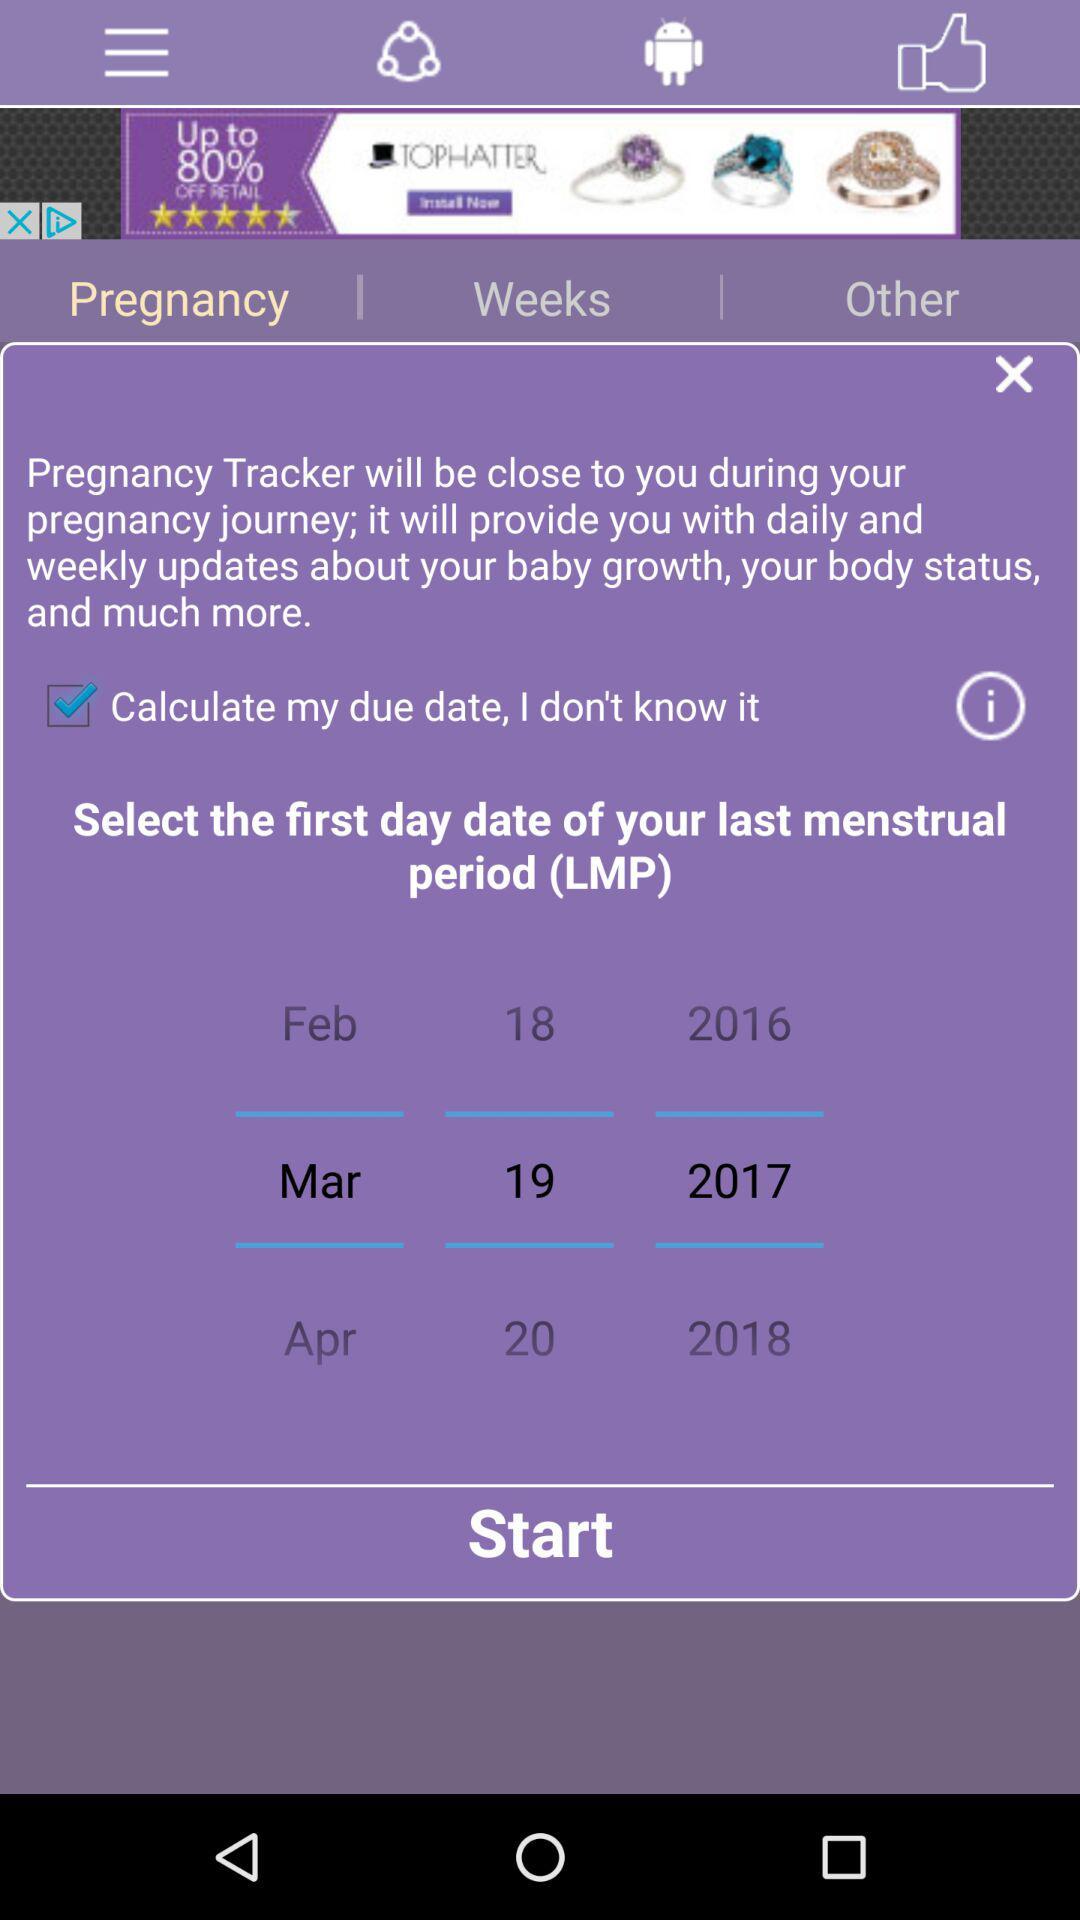 Image resolution: width=1080 pixels, height=1920 pixels. What do you see at coordinates (990, 754) in the screenshot?
I see `the info icon` at bounding box center [990, 754].